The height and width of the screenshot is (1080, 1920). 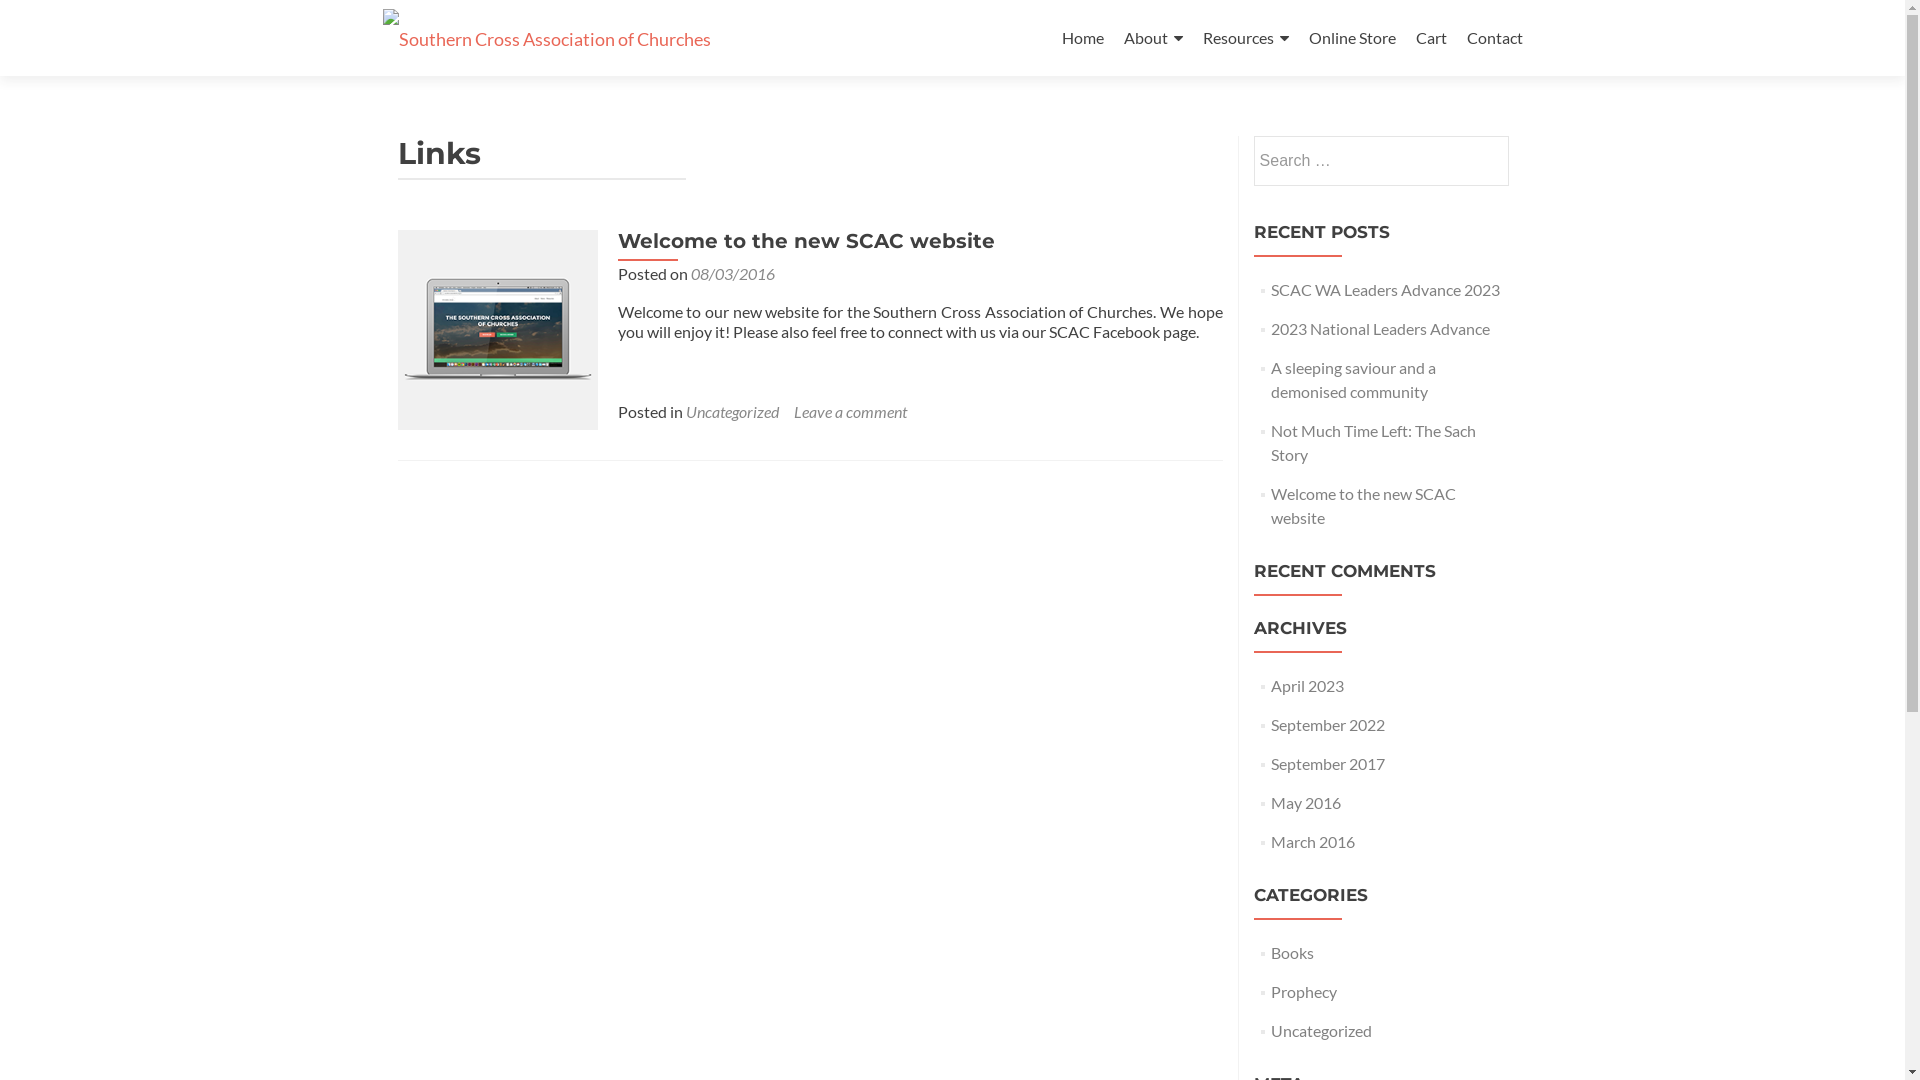 What do you see at coordinates (1372, 441) in the screenshot?
I see `'Not Much Time Left: The Sach Story'` at bounding box center [1372, 441].